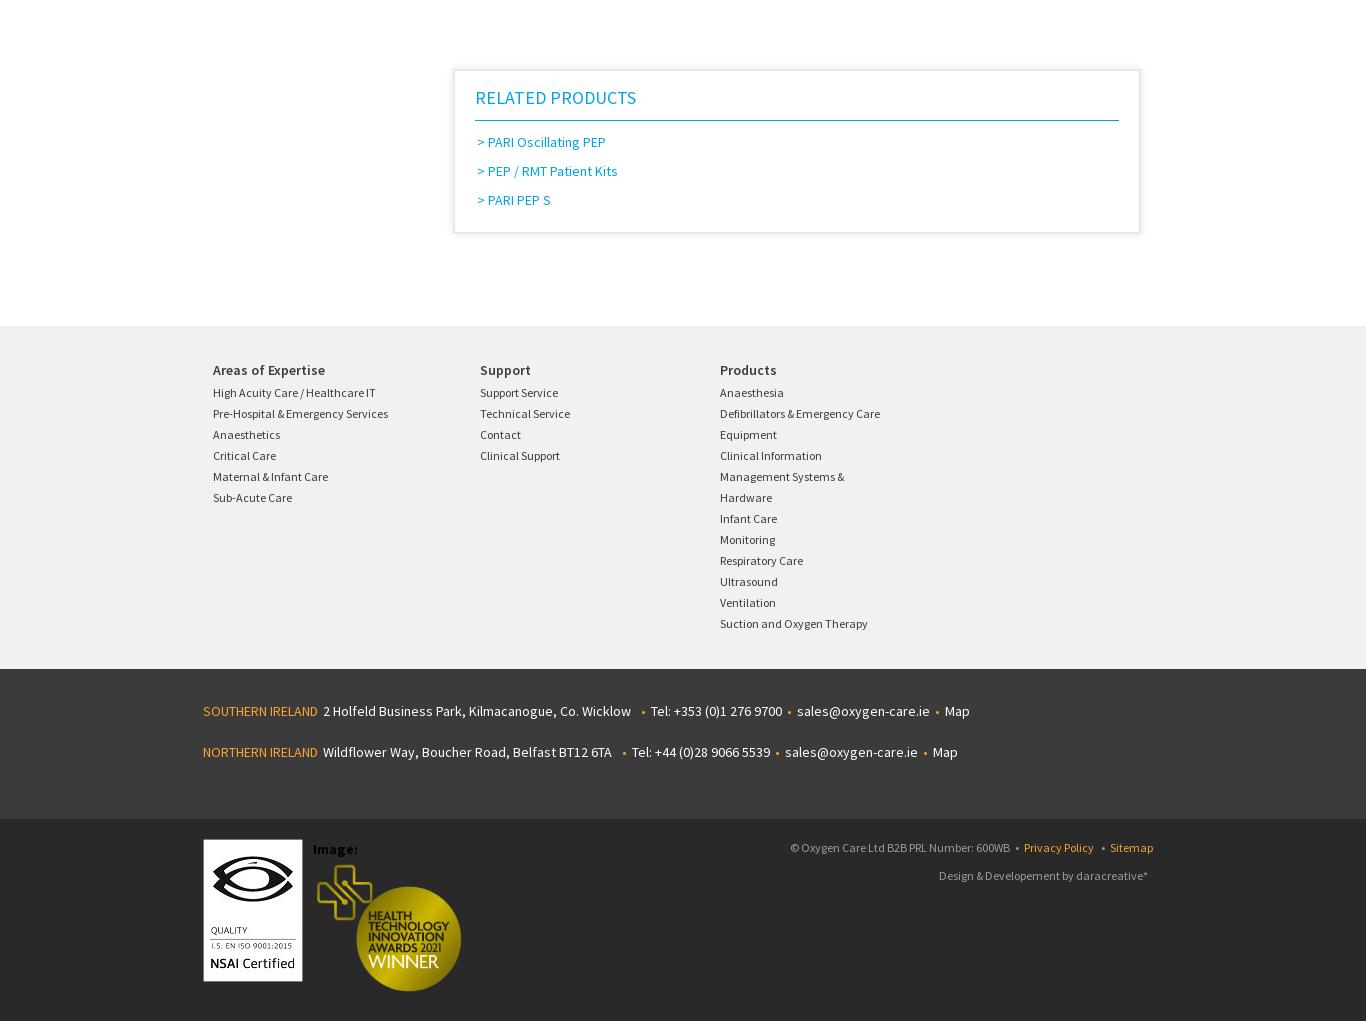  I want to click on 'SOUTHERN IRELAND', so click(260, 710).